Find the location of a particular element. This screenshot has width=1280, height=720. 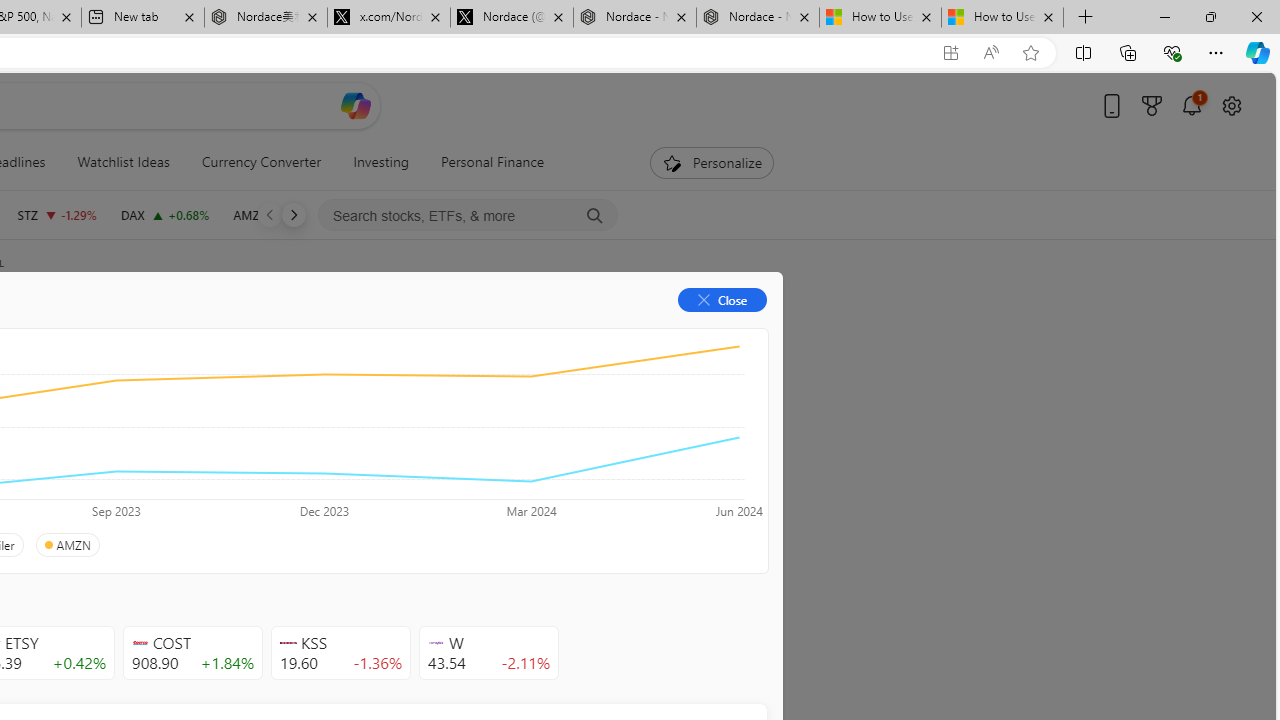

'How to Use a Monitor With Your Closed Laptop' is located at coordinates (1002, 17).